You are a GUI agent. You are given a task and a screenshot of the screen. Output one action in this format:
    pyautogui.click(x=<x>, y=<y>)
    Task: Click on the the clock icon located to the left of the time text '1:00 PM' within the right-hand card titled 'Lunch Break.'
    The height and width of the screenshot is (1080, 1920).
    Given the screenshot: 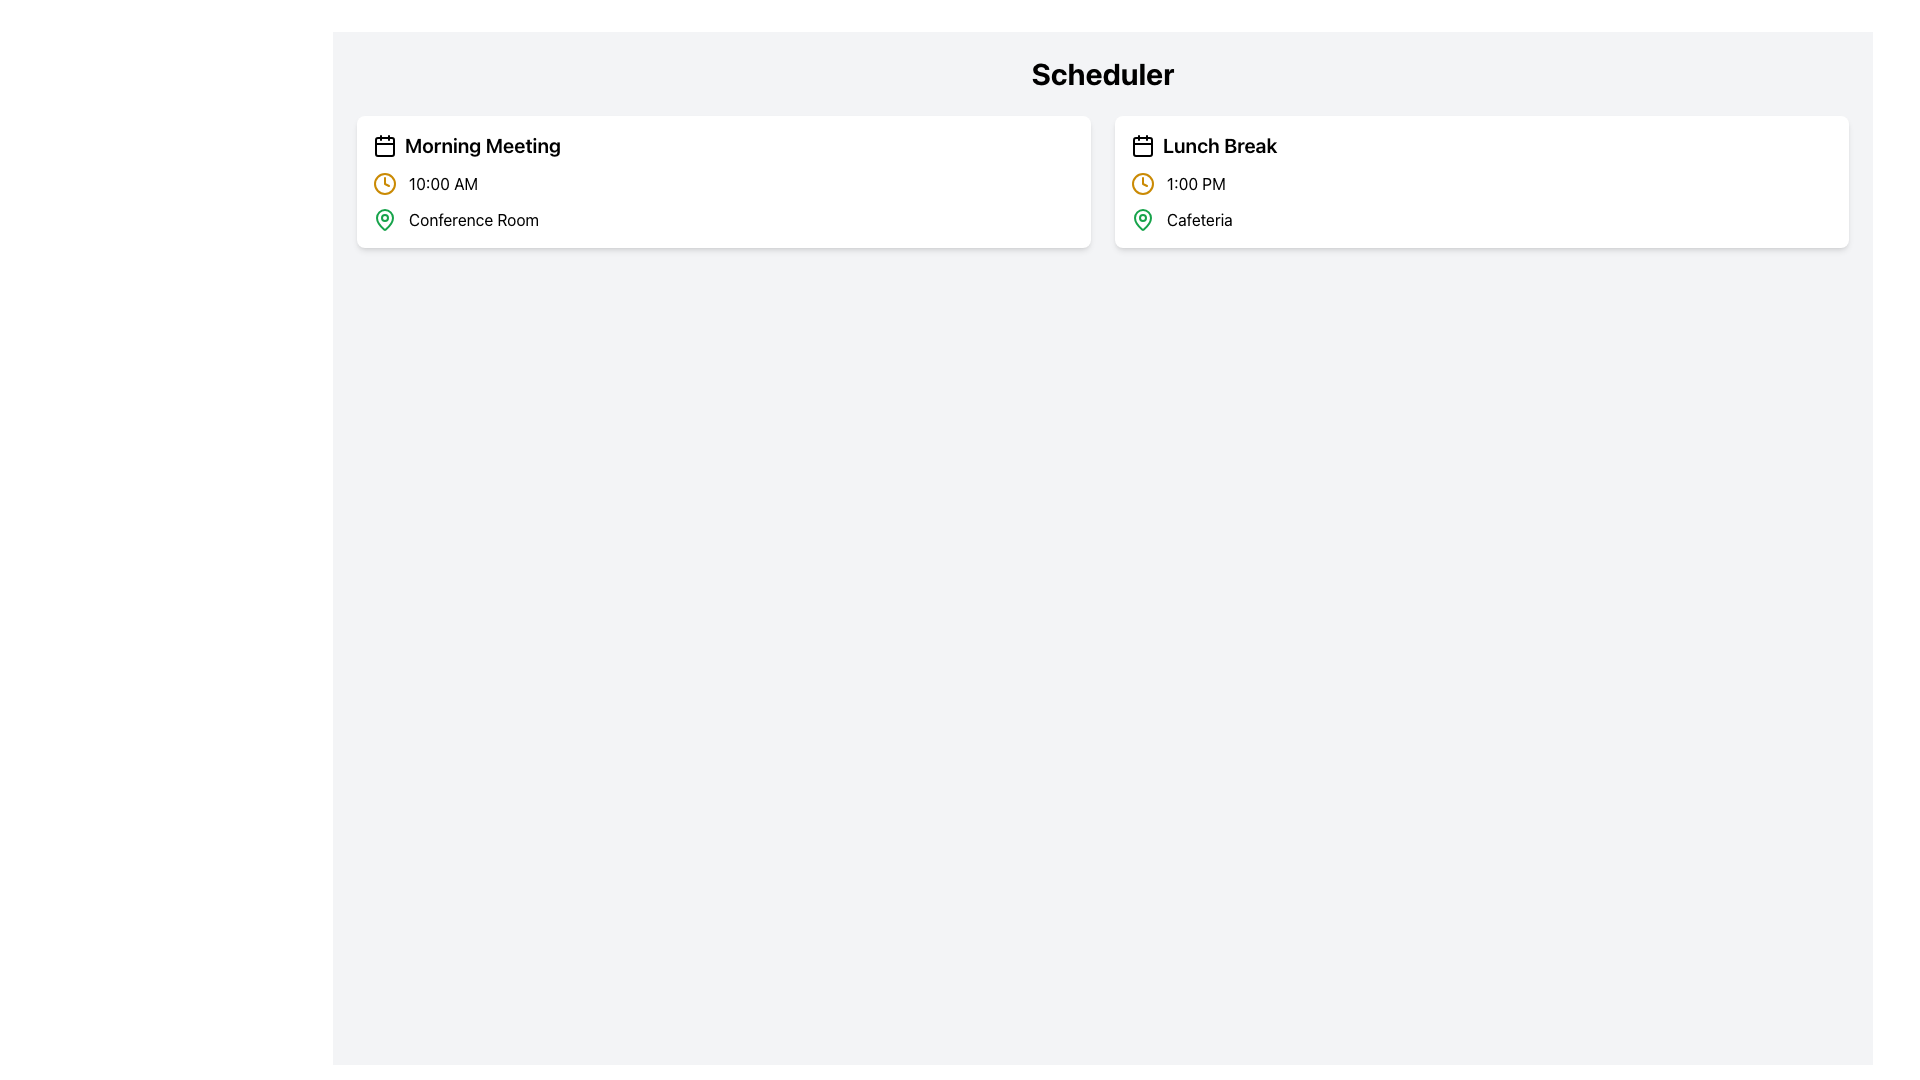 What is the action you would take?
    pyautogui.click(x=1142, y=184)
    